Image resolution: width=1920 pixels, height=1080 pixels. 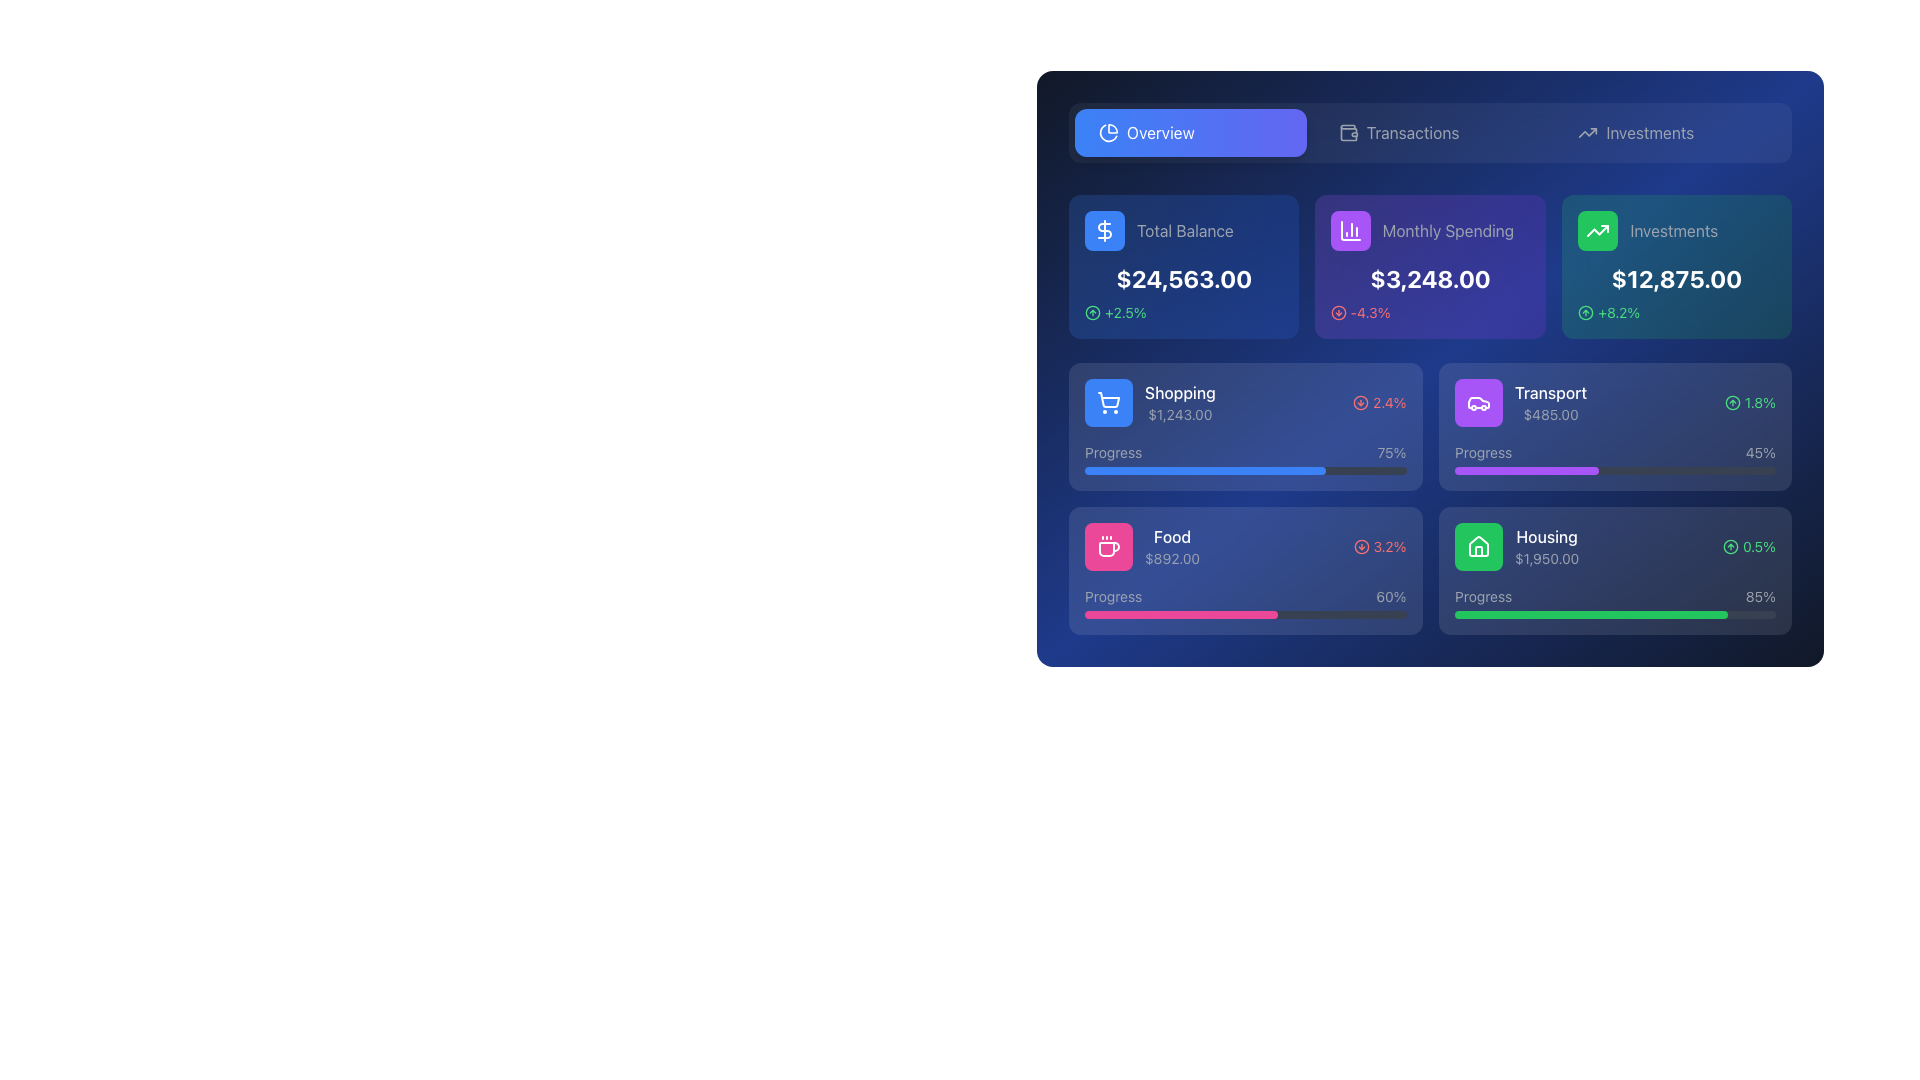 I want to click on the central grid layout containing informational cards, so click(x=1429, y=414).